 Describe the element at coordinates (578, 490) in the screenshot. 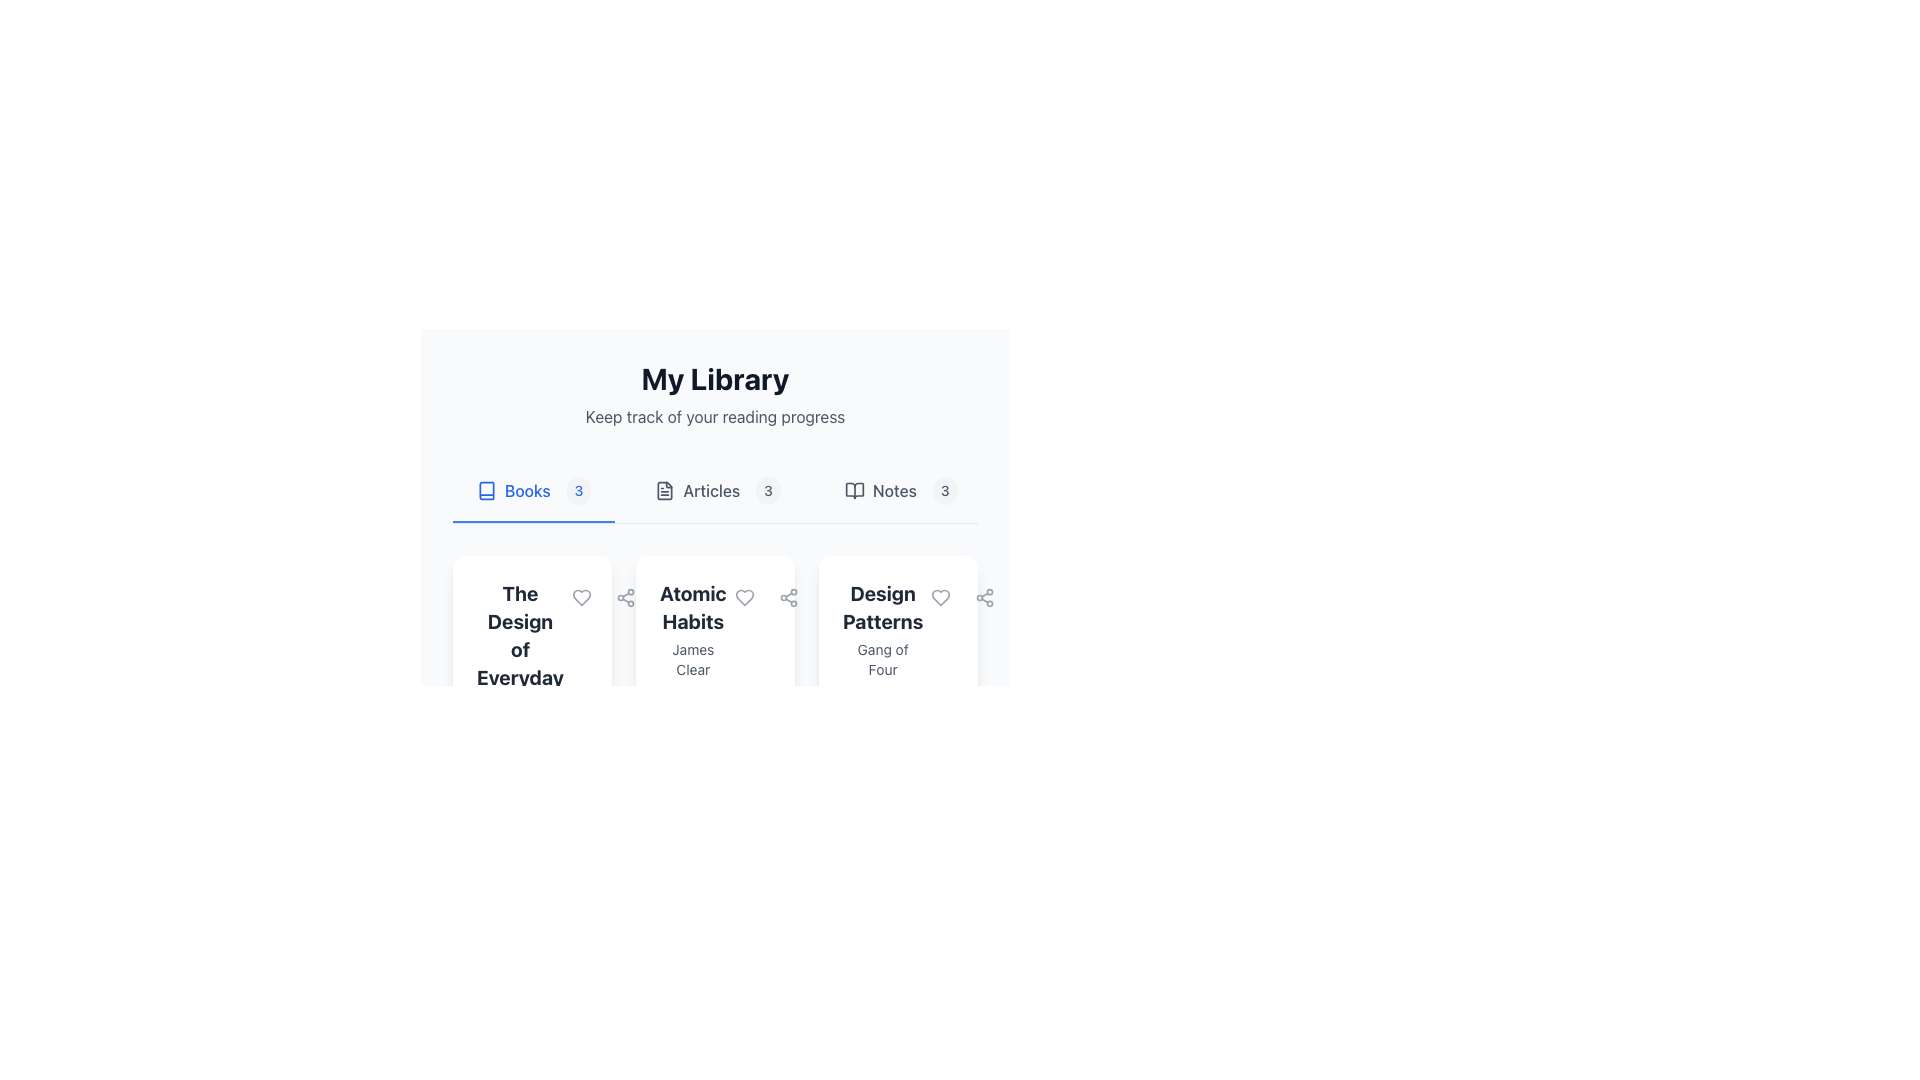

I see `the badge indicating the numerical count associated with the 'Books' section located to the right of the 'Books' label in the navigation menu` at that location.